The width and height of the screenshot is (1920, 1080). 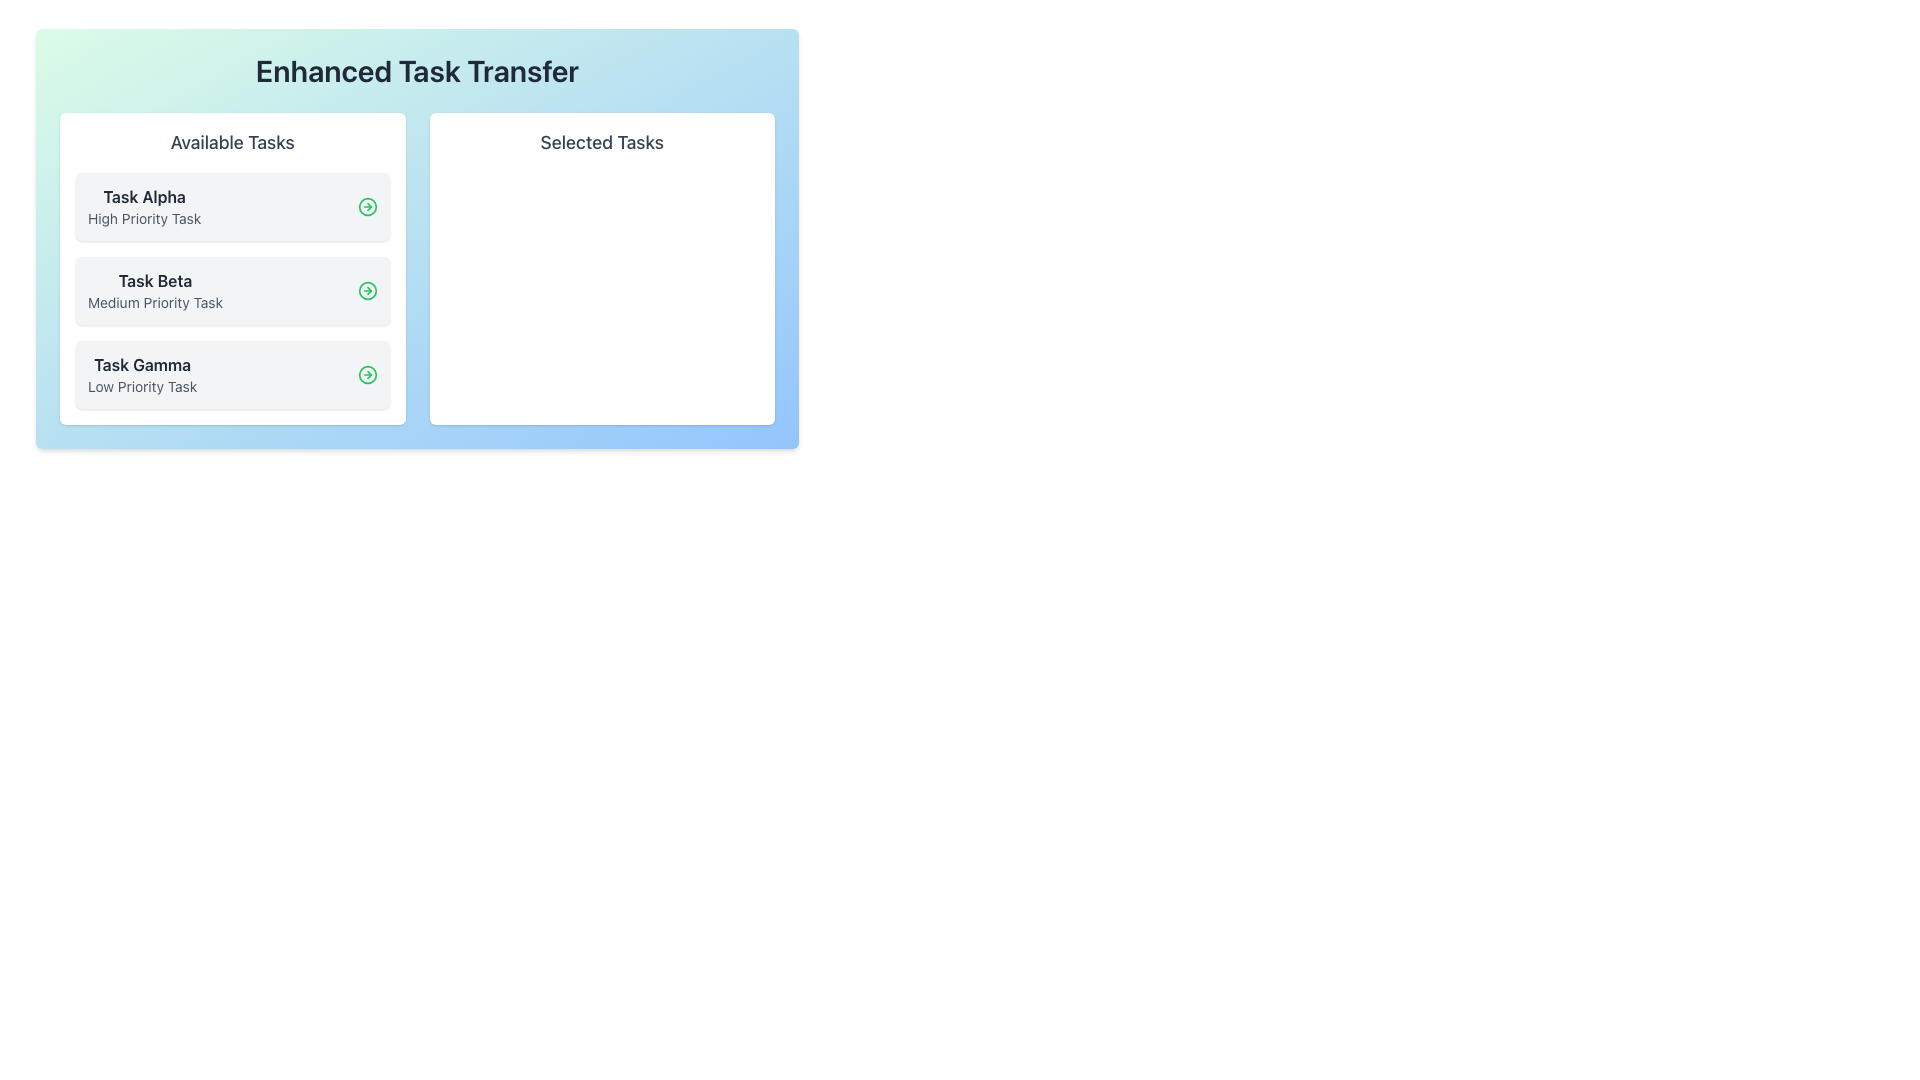 What do you see at coordinates (367, 207) in the screenshot?
I see `the interactive button located at the right side of the 'Task Alpha' entry in the 'Available Tasks' panel` at bounding box center [367, 207].